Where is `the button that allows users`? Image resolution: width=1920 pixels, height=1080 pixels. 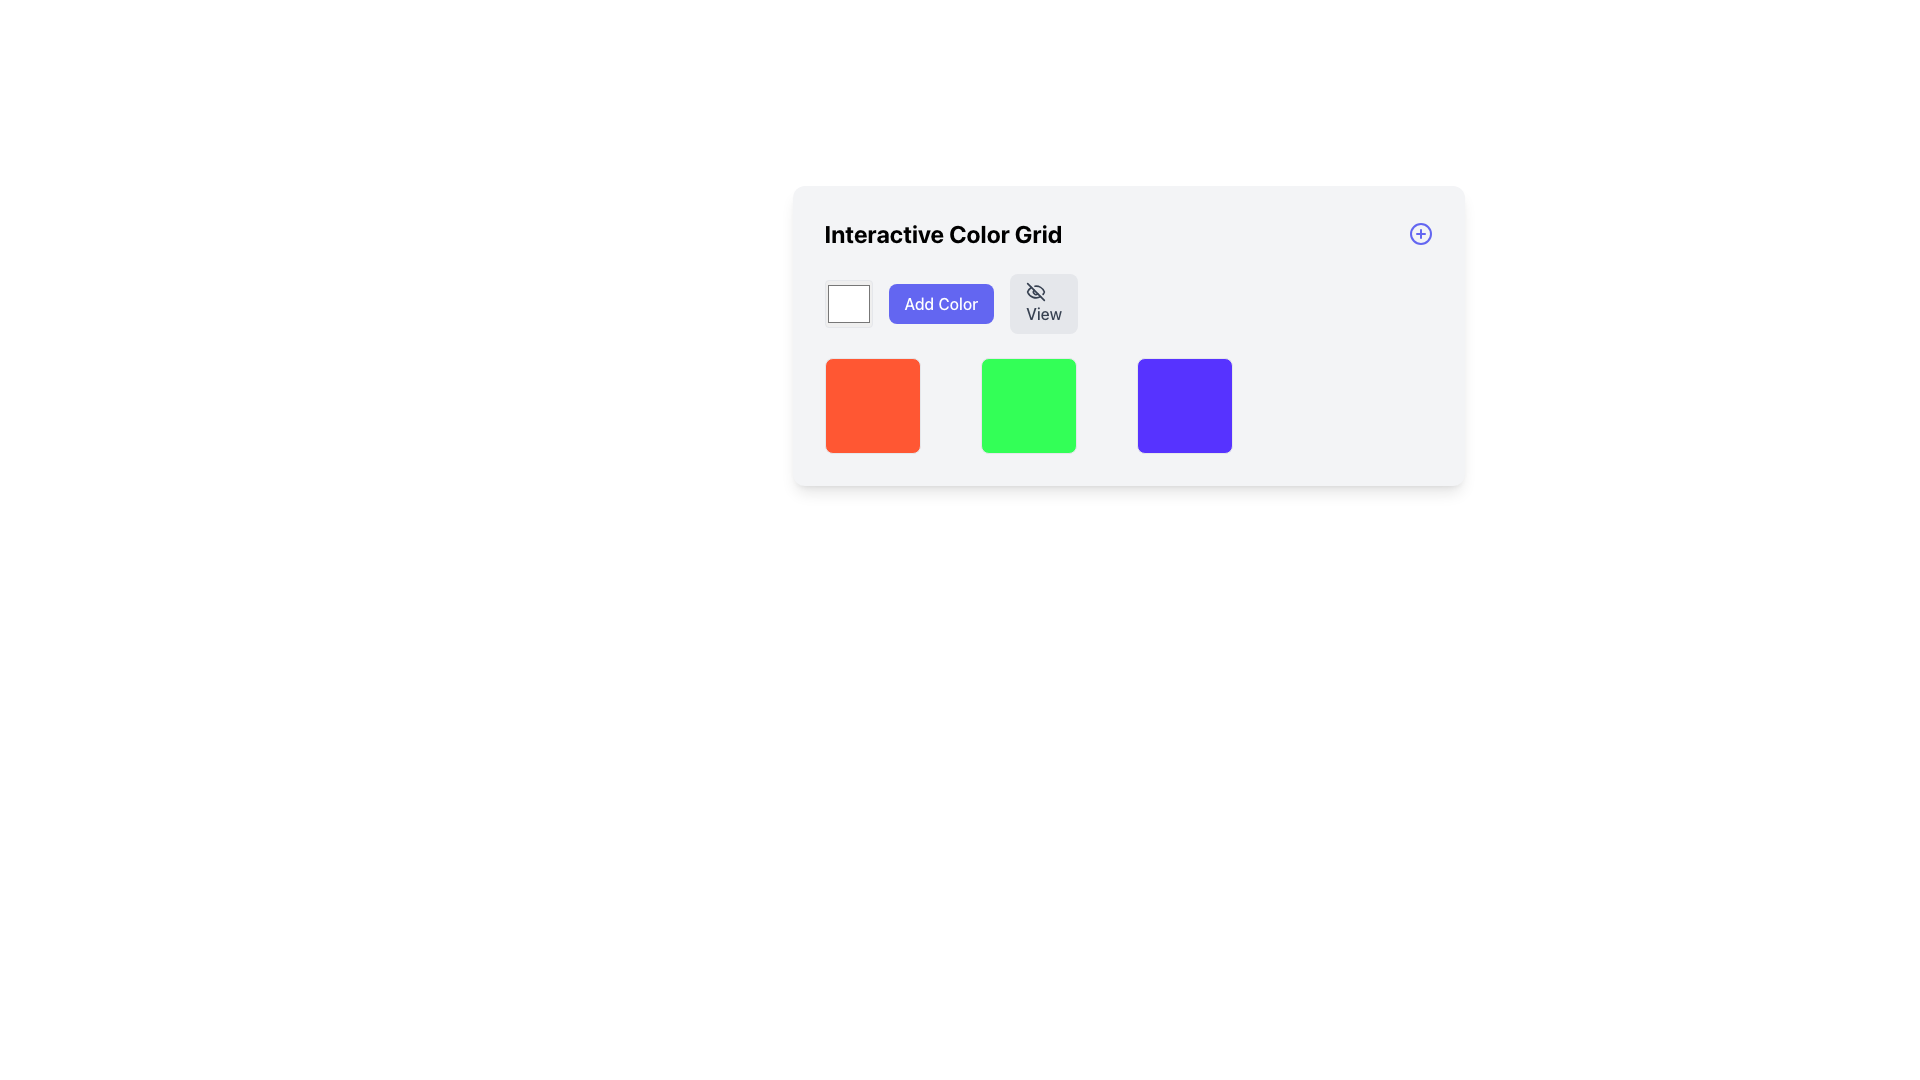
the button that allows users is located at coordinates (940, 304).